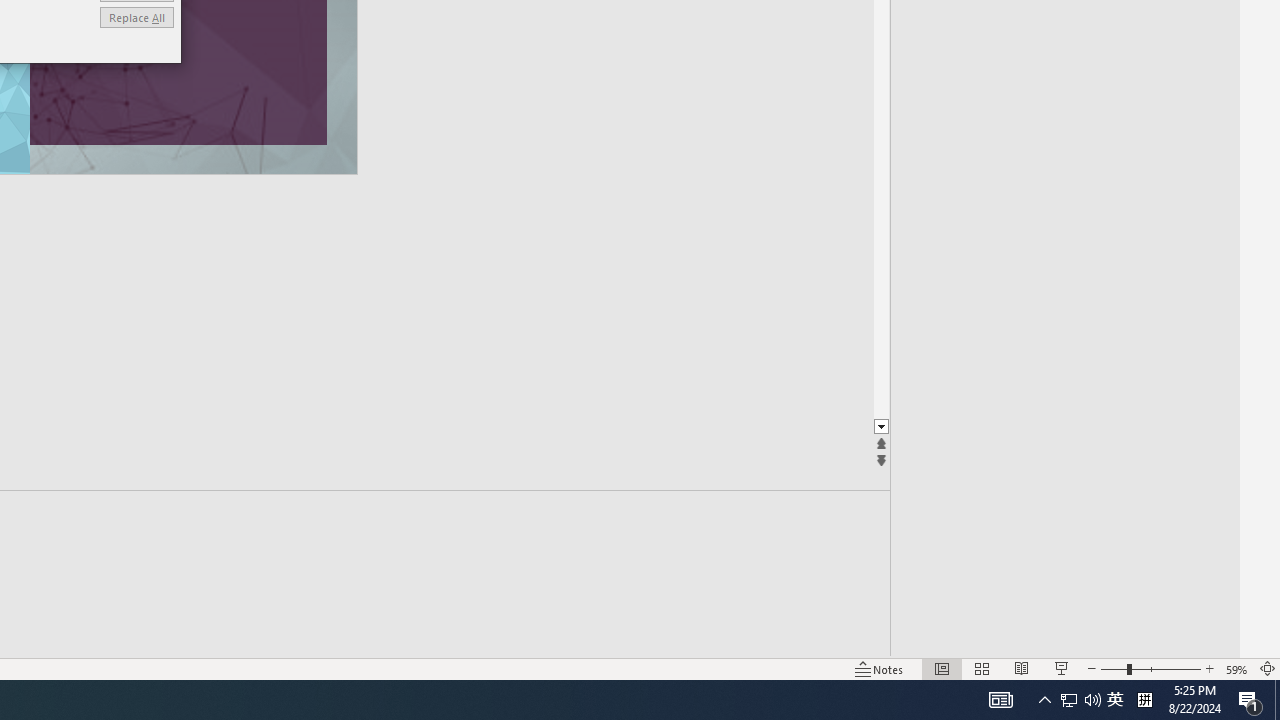  I want to click on 'Replace All', so click(135, 17).